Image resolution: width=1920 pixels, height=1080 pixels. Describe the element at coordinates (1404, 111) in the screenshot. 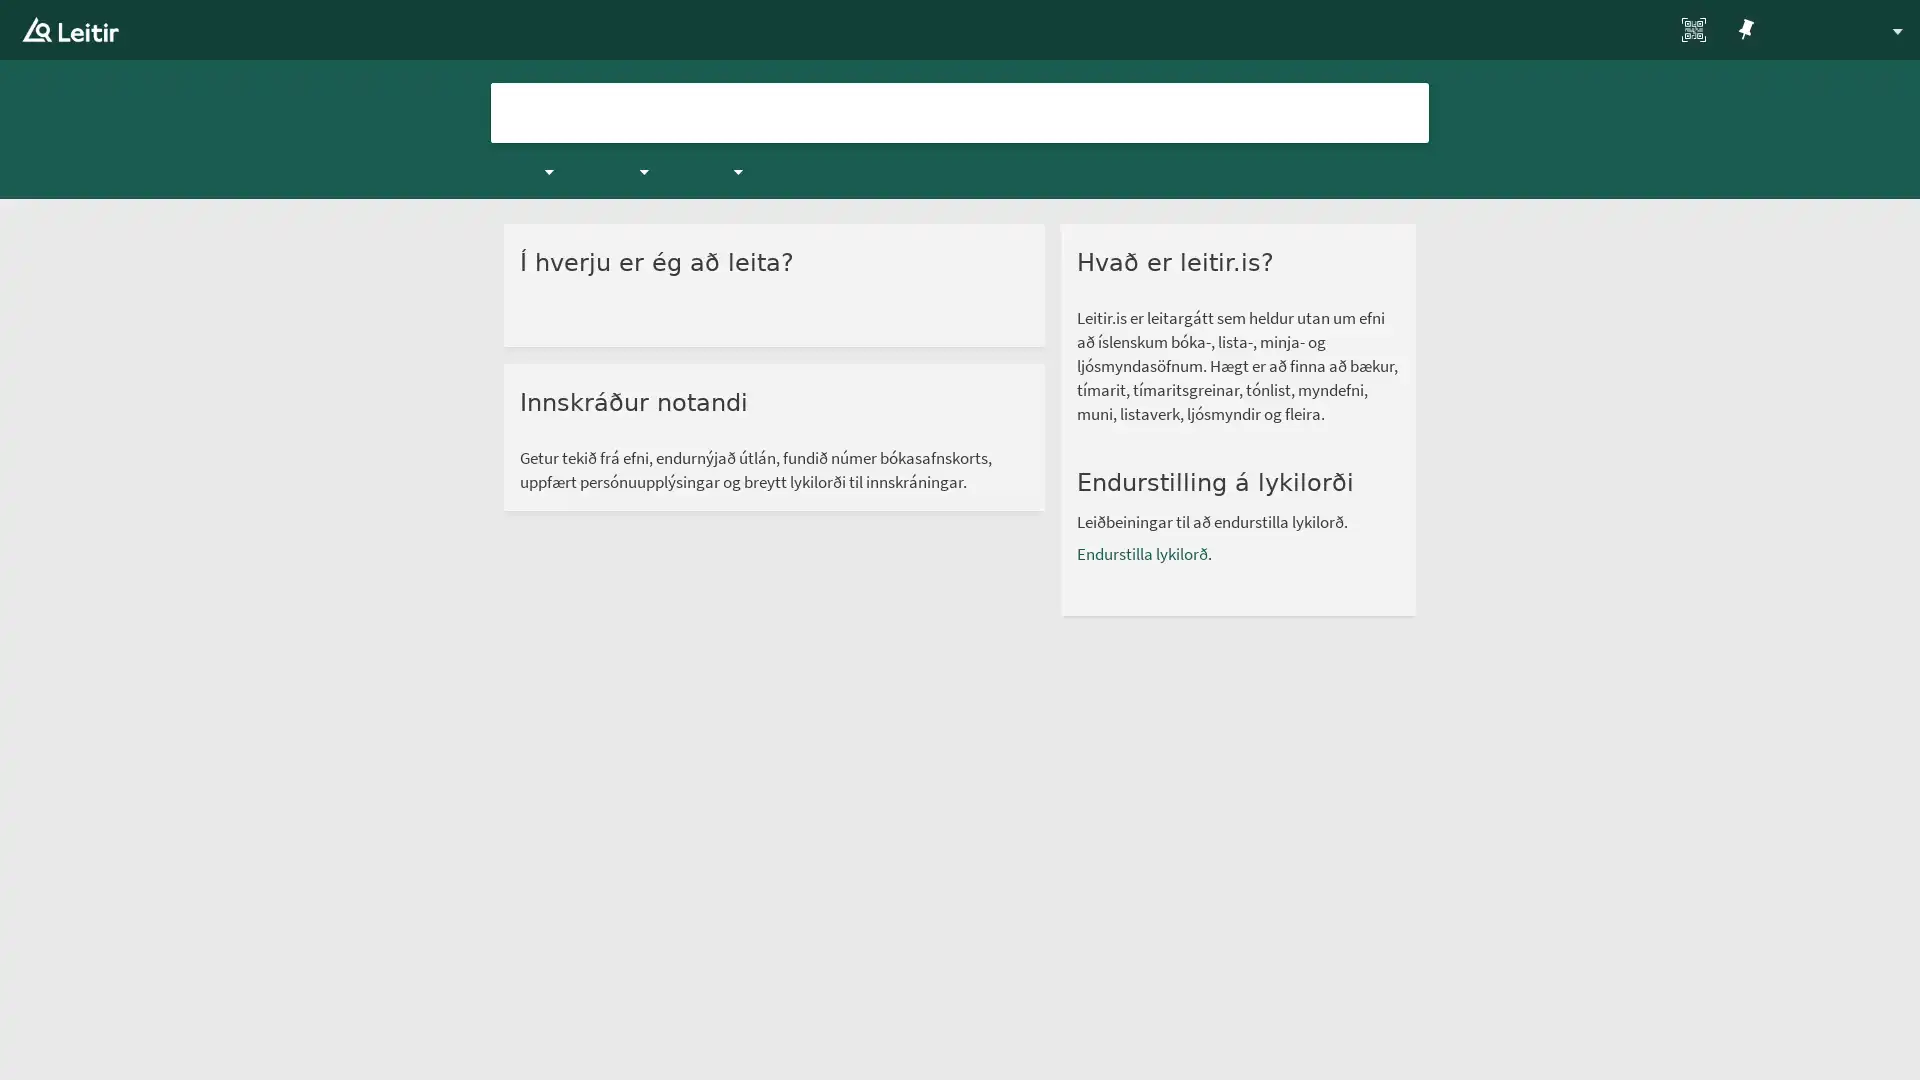

I see `Veldu siu(r) og smelltu a leita` at that location.